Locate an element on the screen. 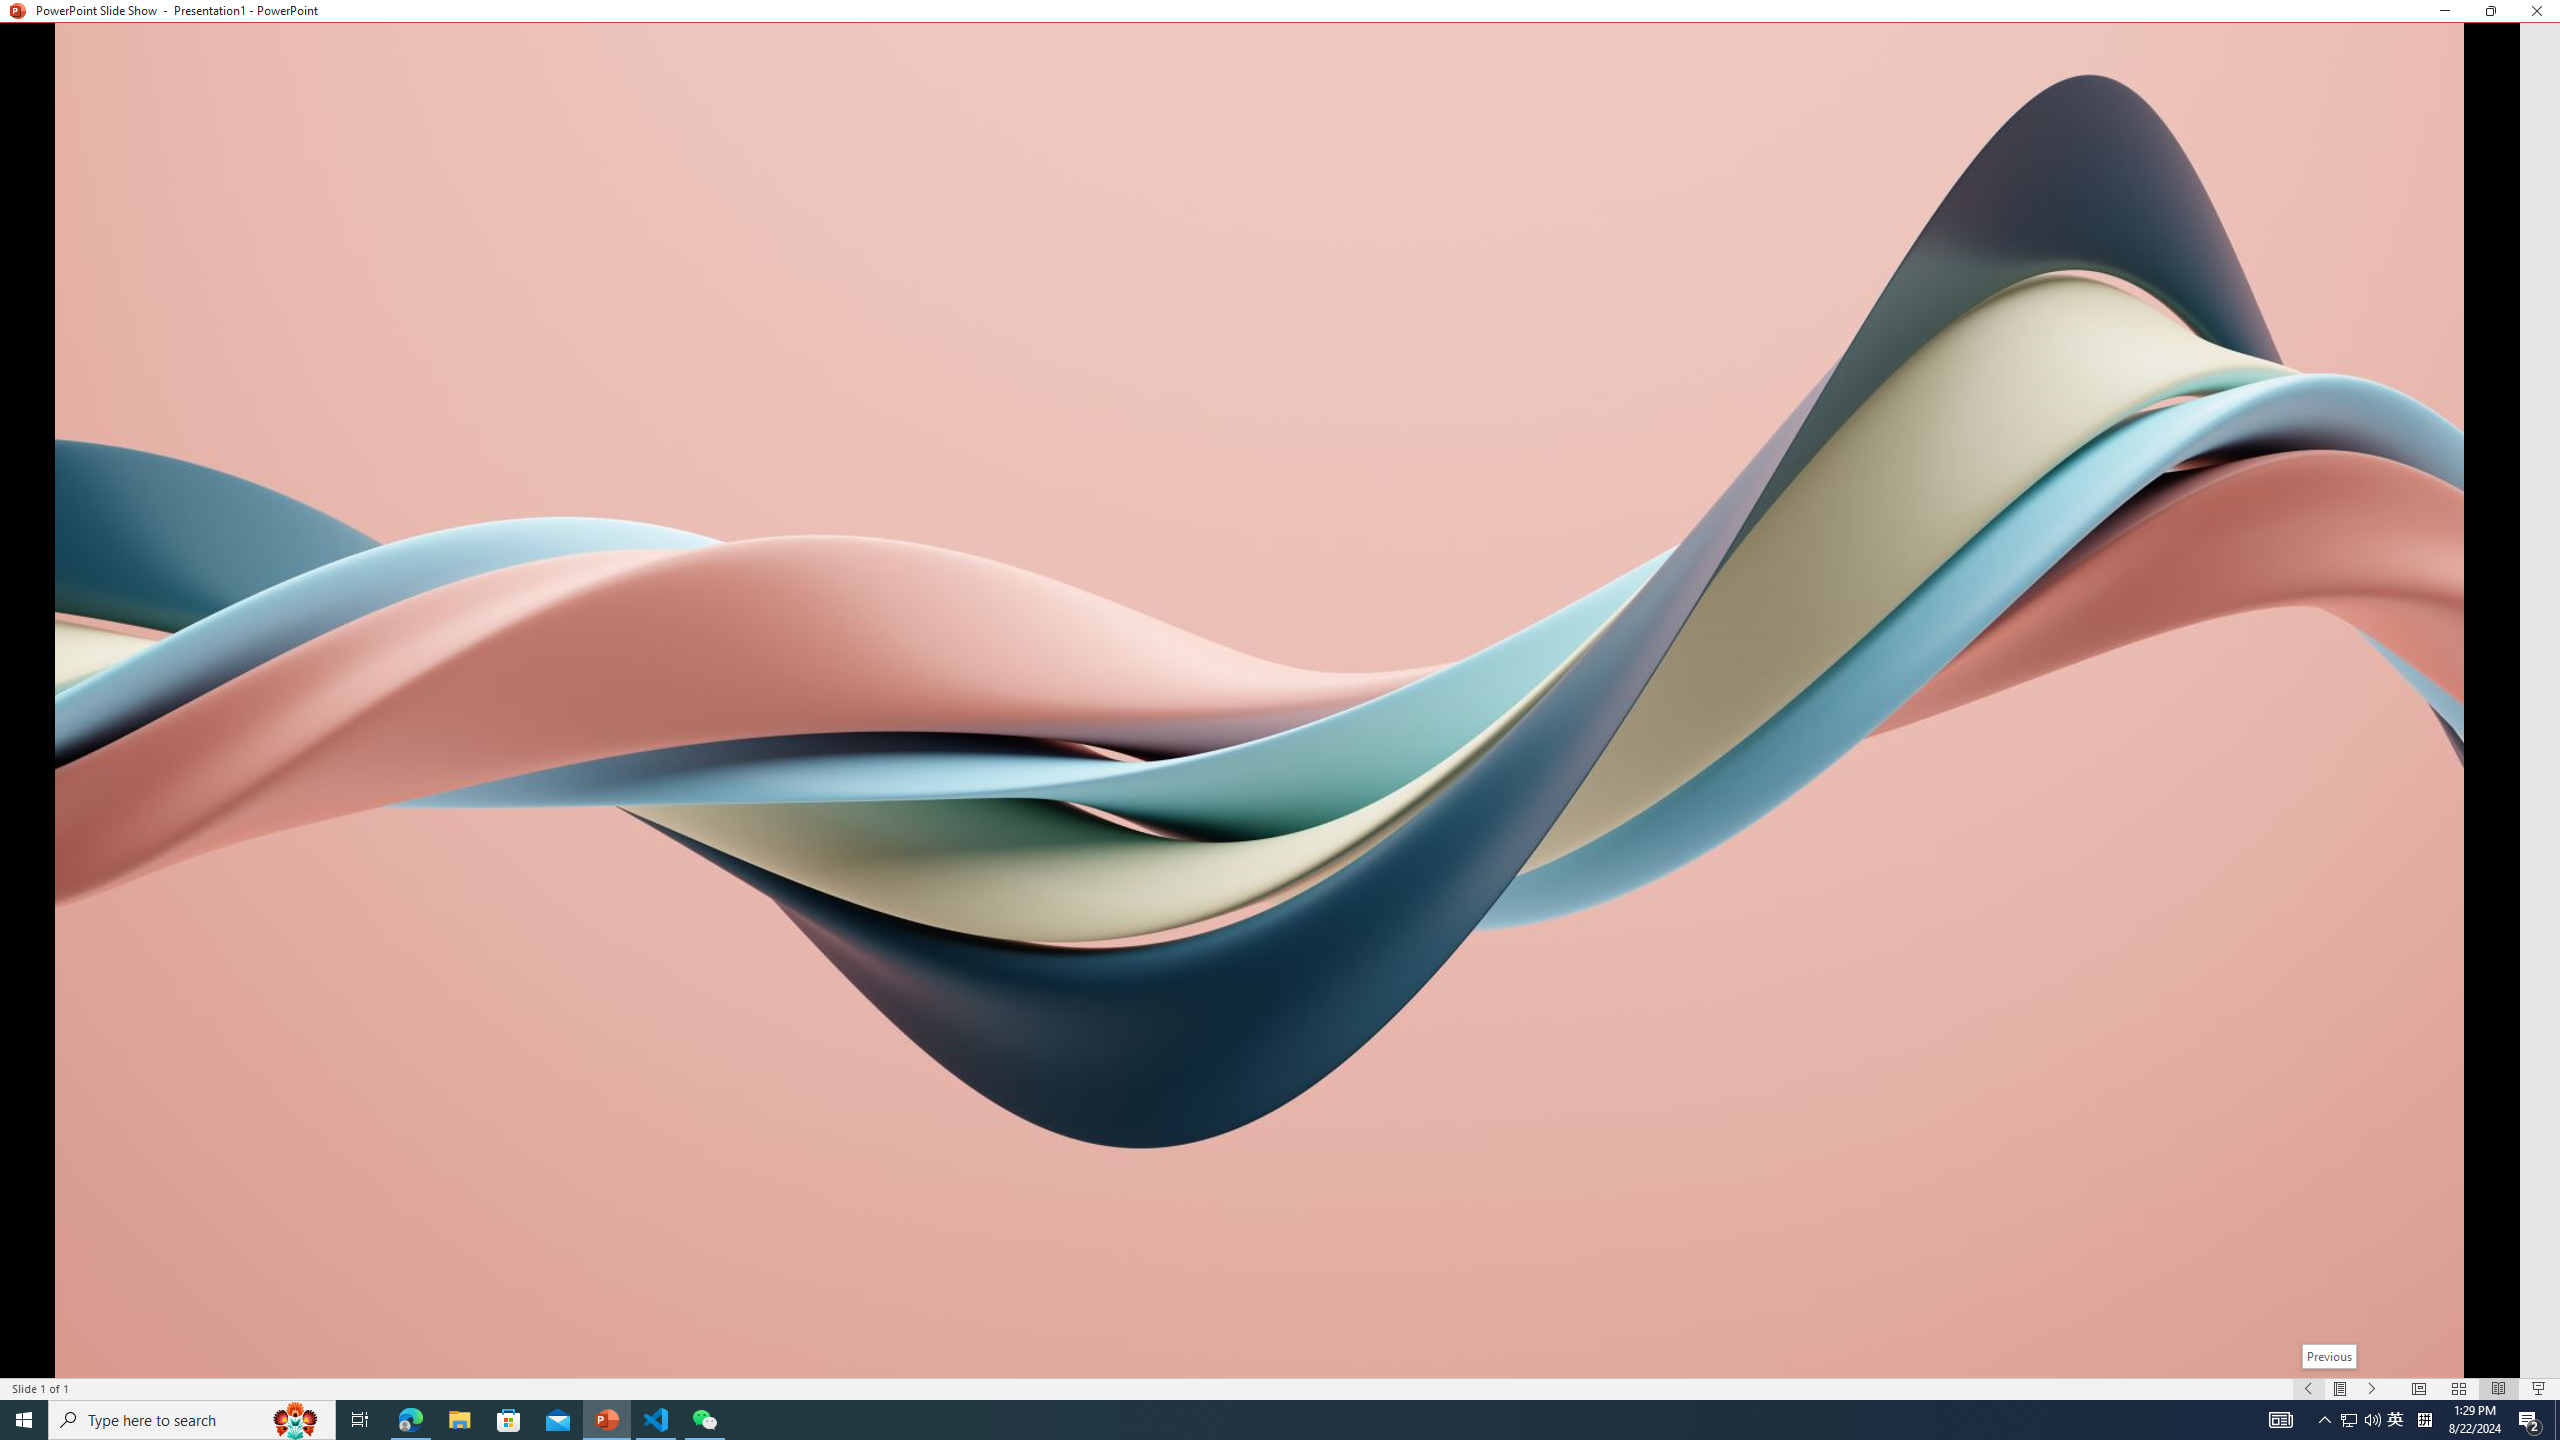  'Slide Show Previous On' is located at coordinates (2308, 1389).